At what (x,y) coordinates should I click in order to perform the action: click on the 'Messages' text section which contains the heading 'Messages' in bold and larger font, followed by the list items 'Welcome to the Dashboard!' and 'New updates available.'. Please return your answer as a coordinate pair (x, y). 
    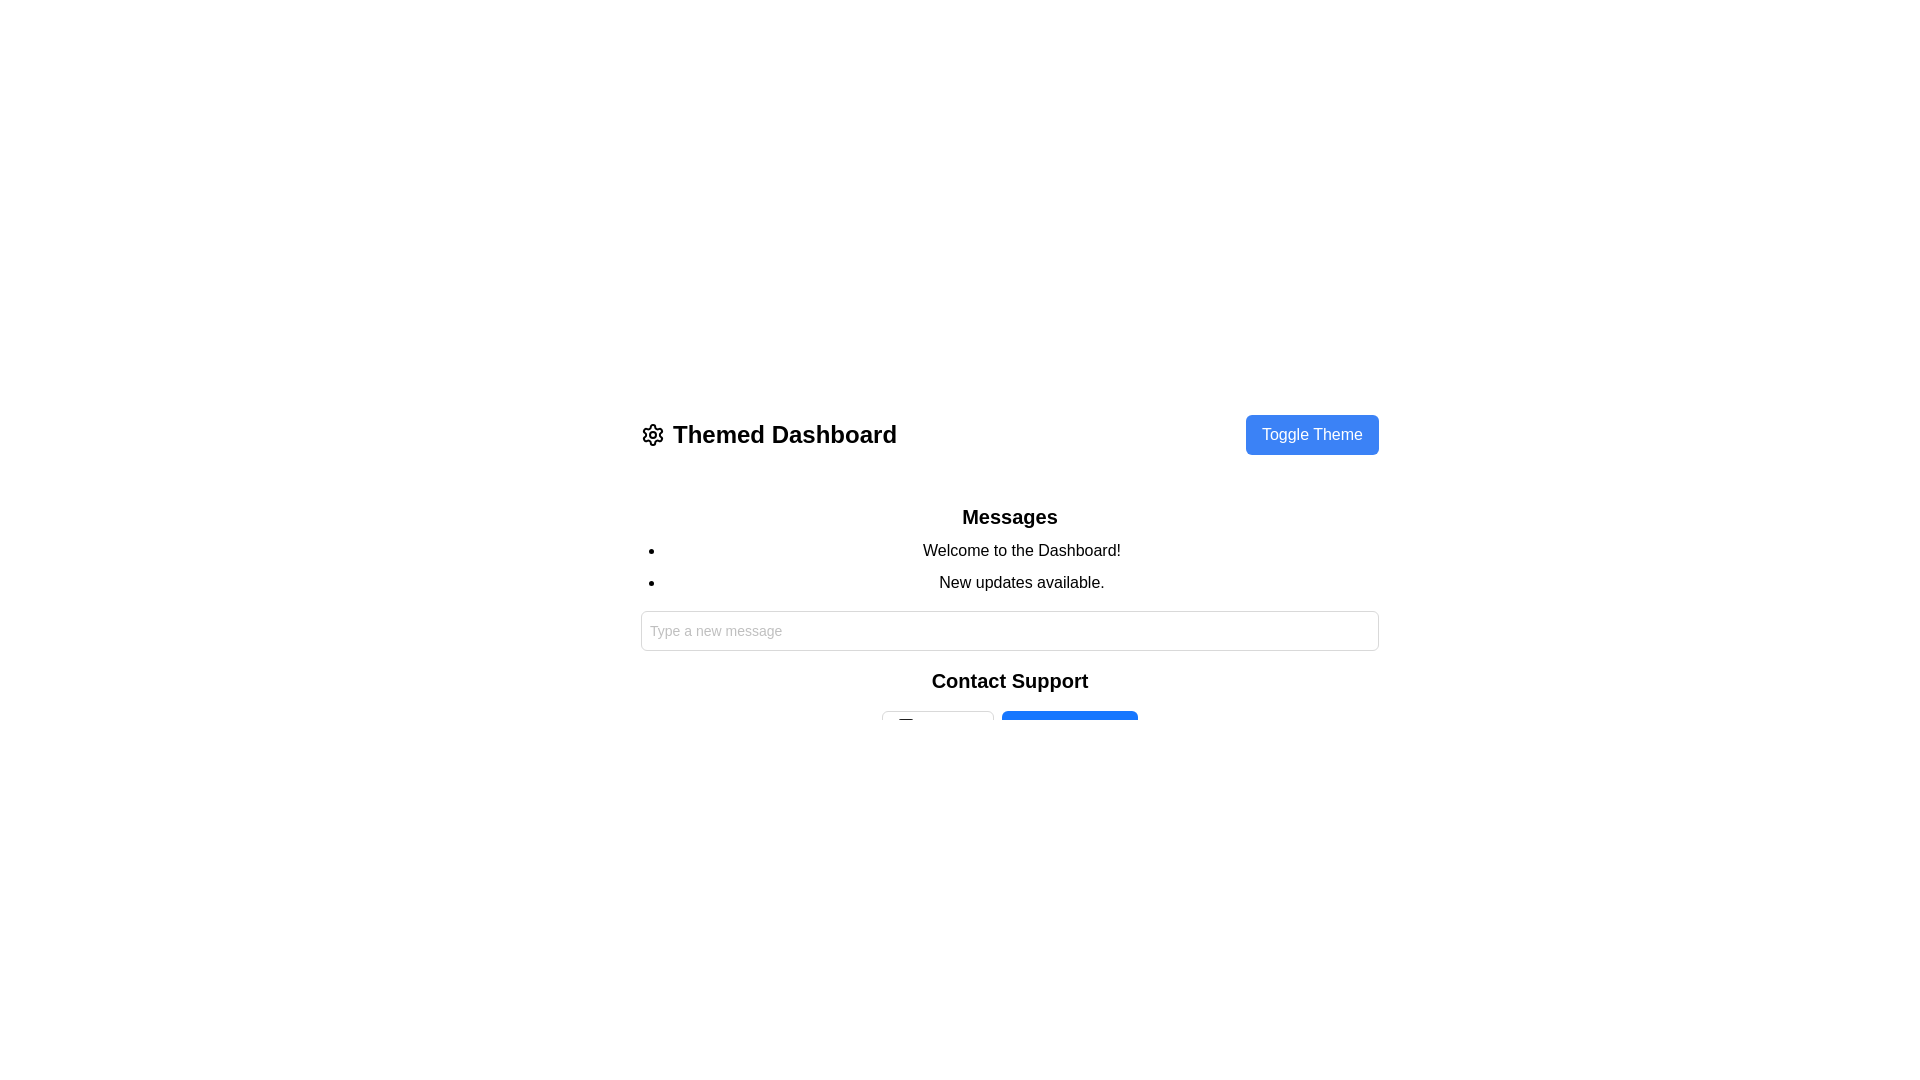
    Looking at the image, I should click on (1009, 530).